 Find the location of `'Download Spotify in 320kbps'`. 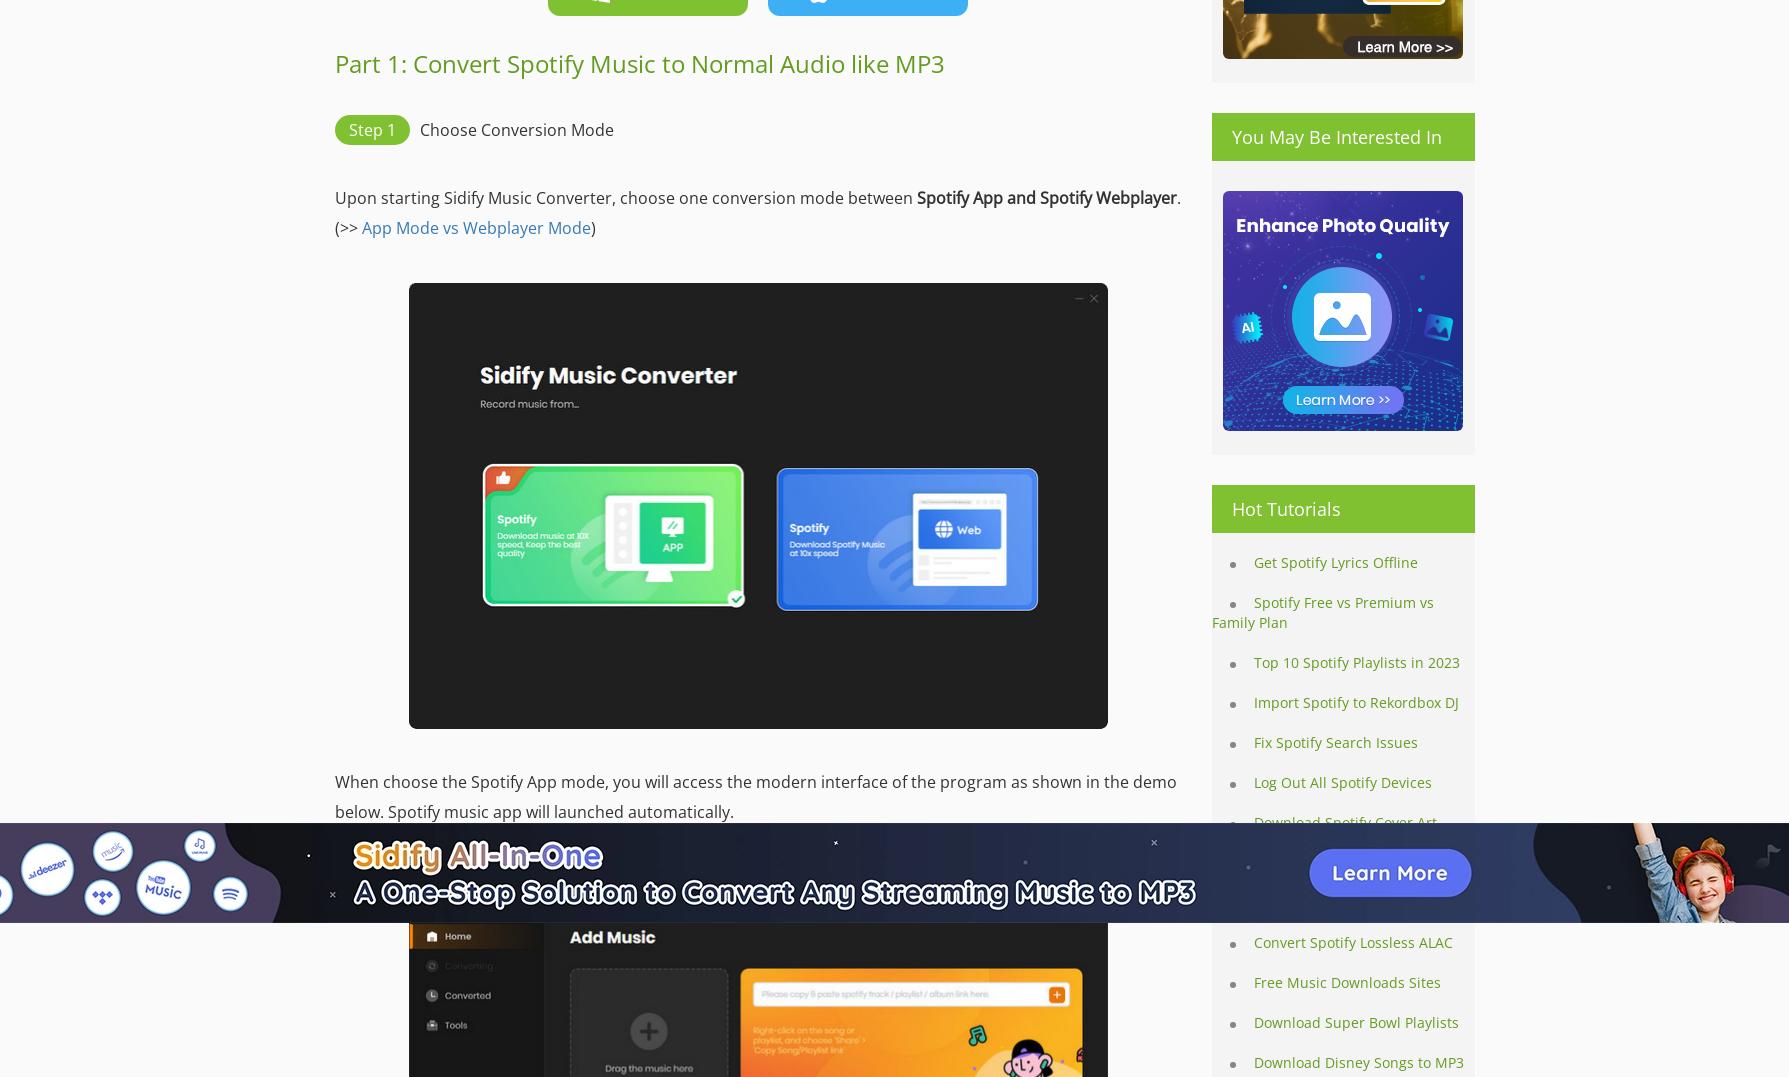

'Download Spotify in 320kbps' is located at coordinates (1351, 902).